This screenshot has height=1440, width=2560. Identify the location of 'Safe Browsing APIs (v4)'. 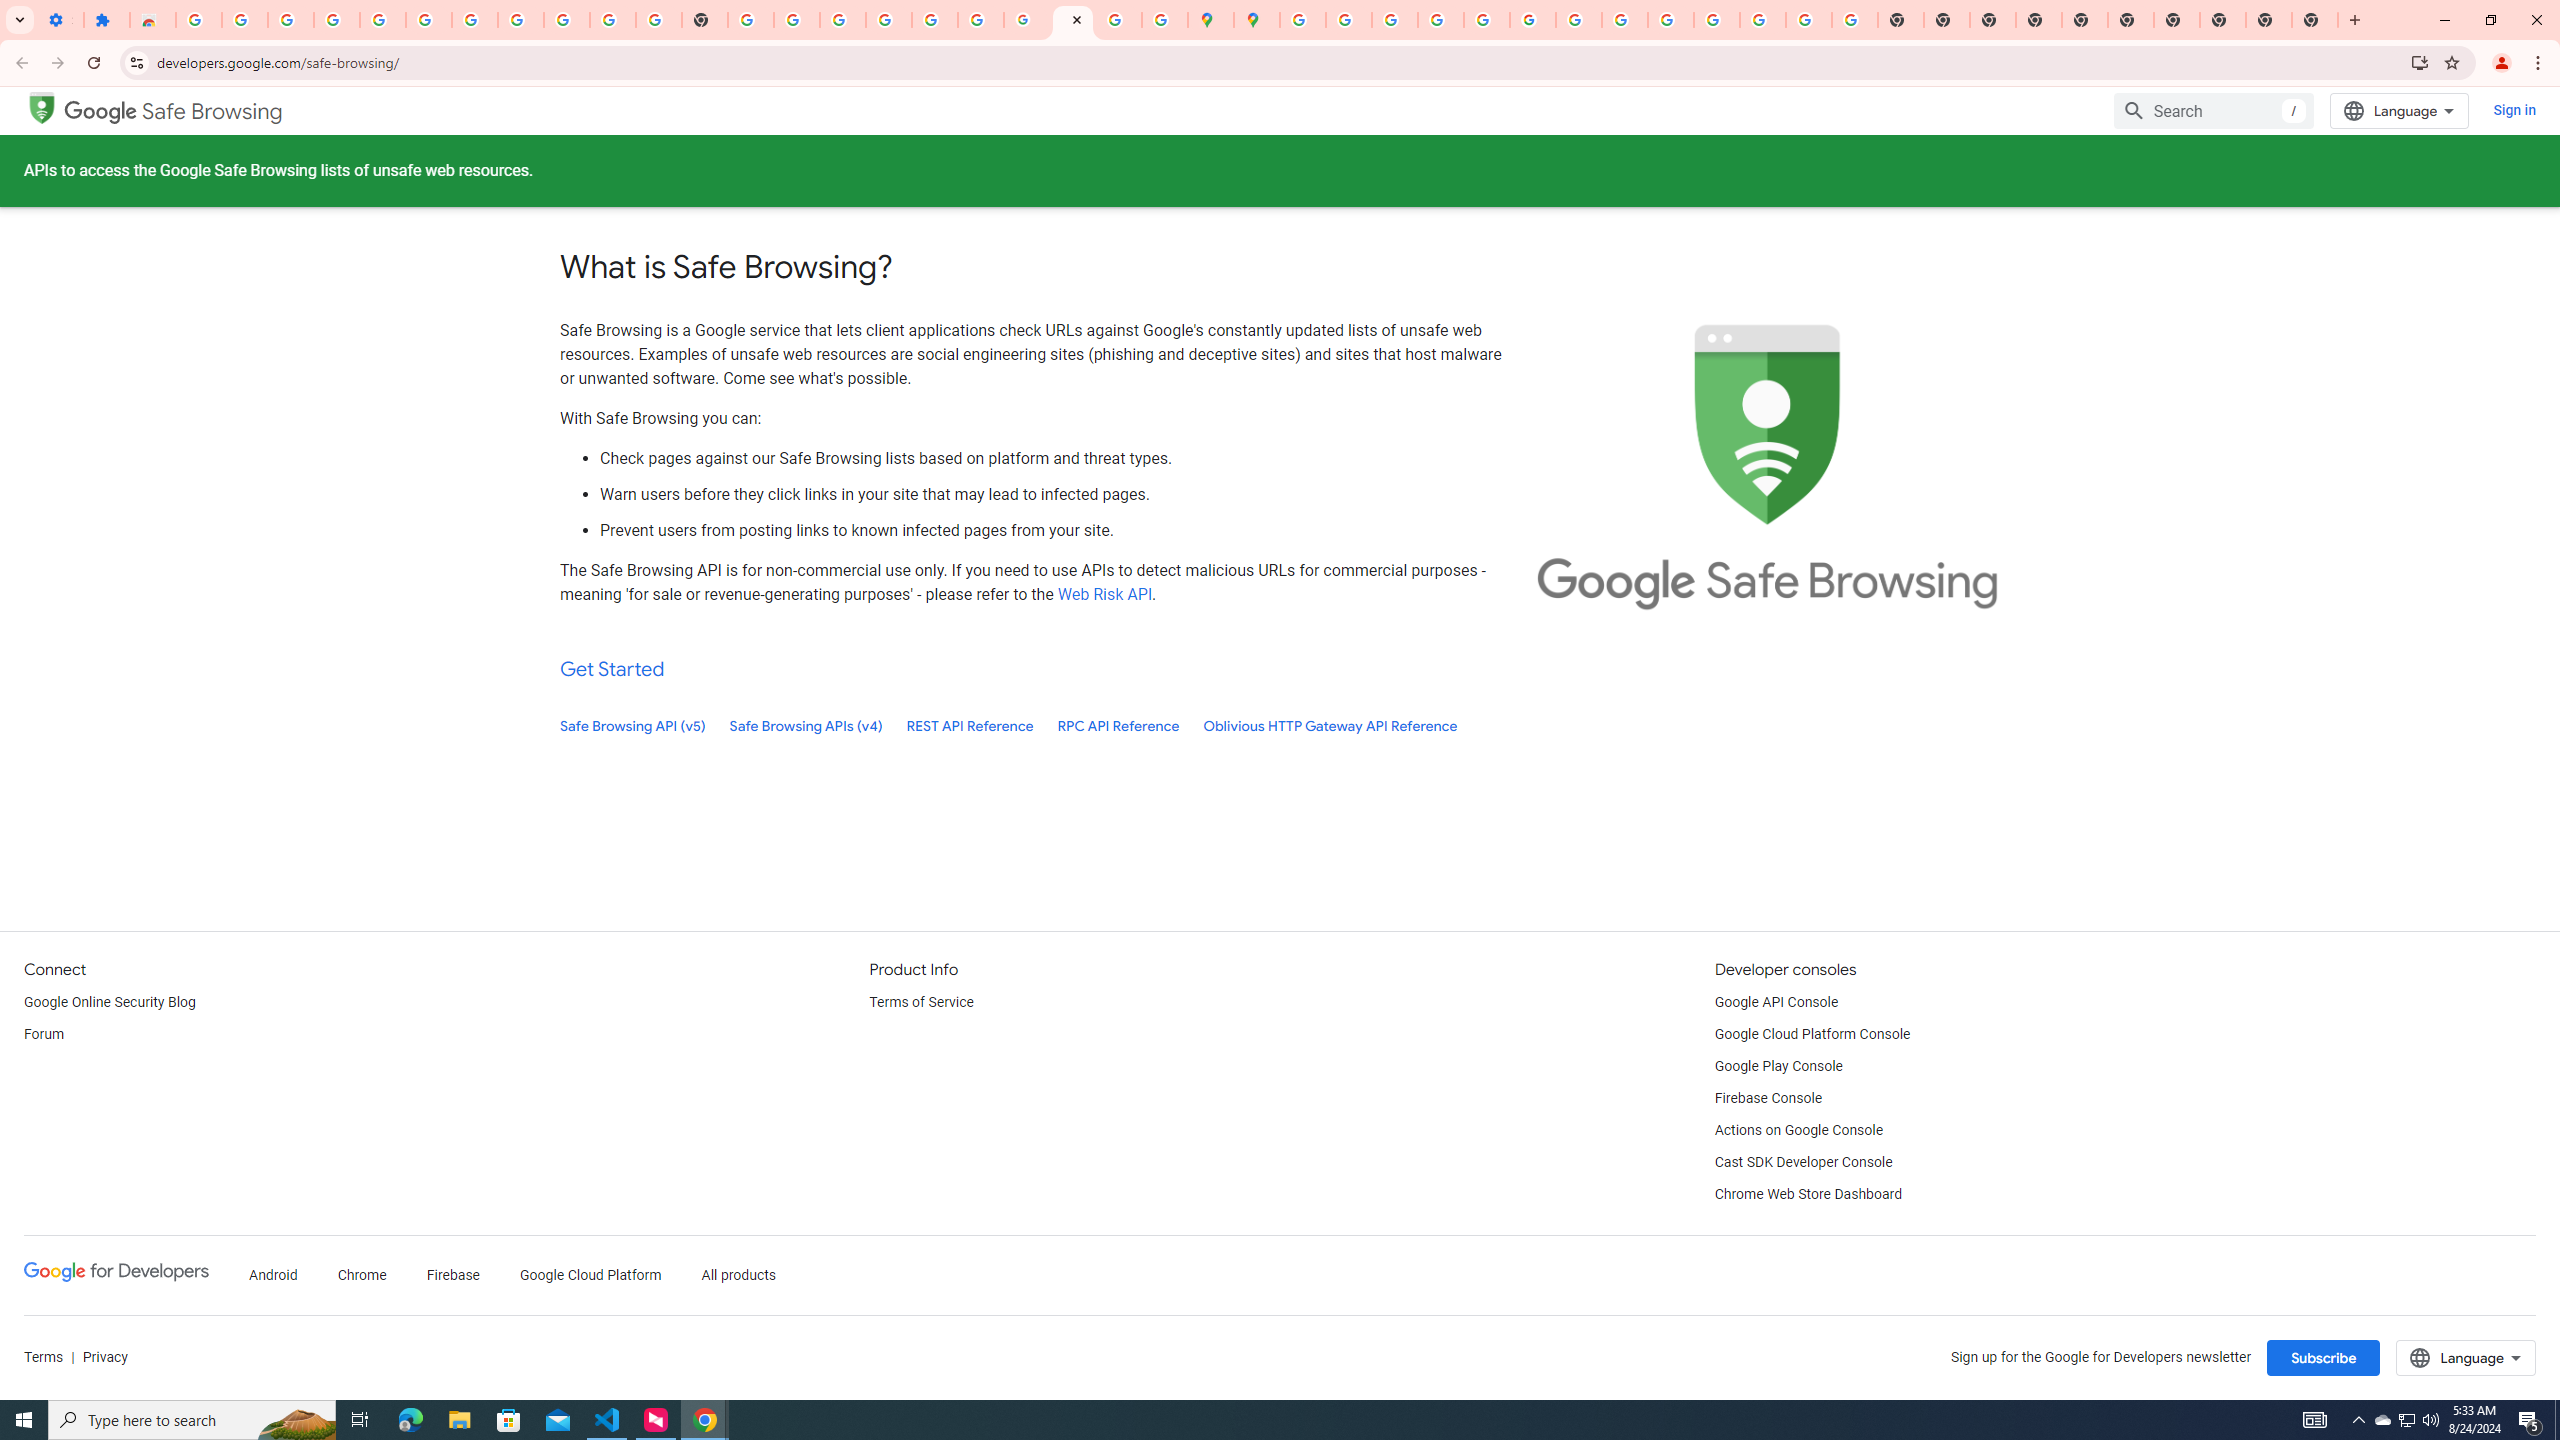
(806, 725).